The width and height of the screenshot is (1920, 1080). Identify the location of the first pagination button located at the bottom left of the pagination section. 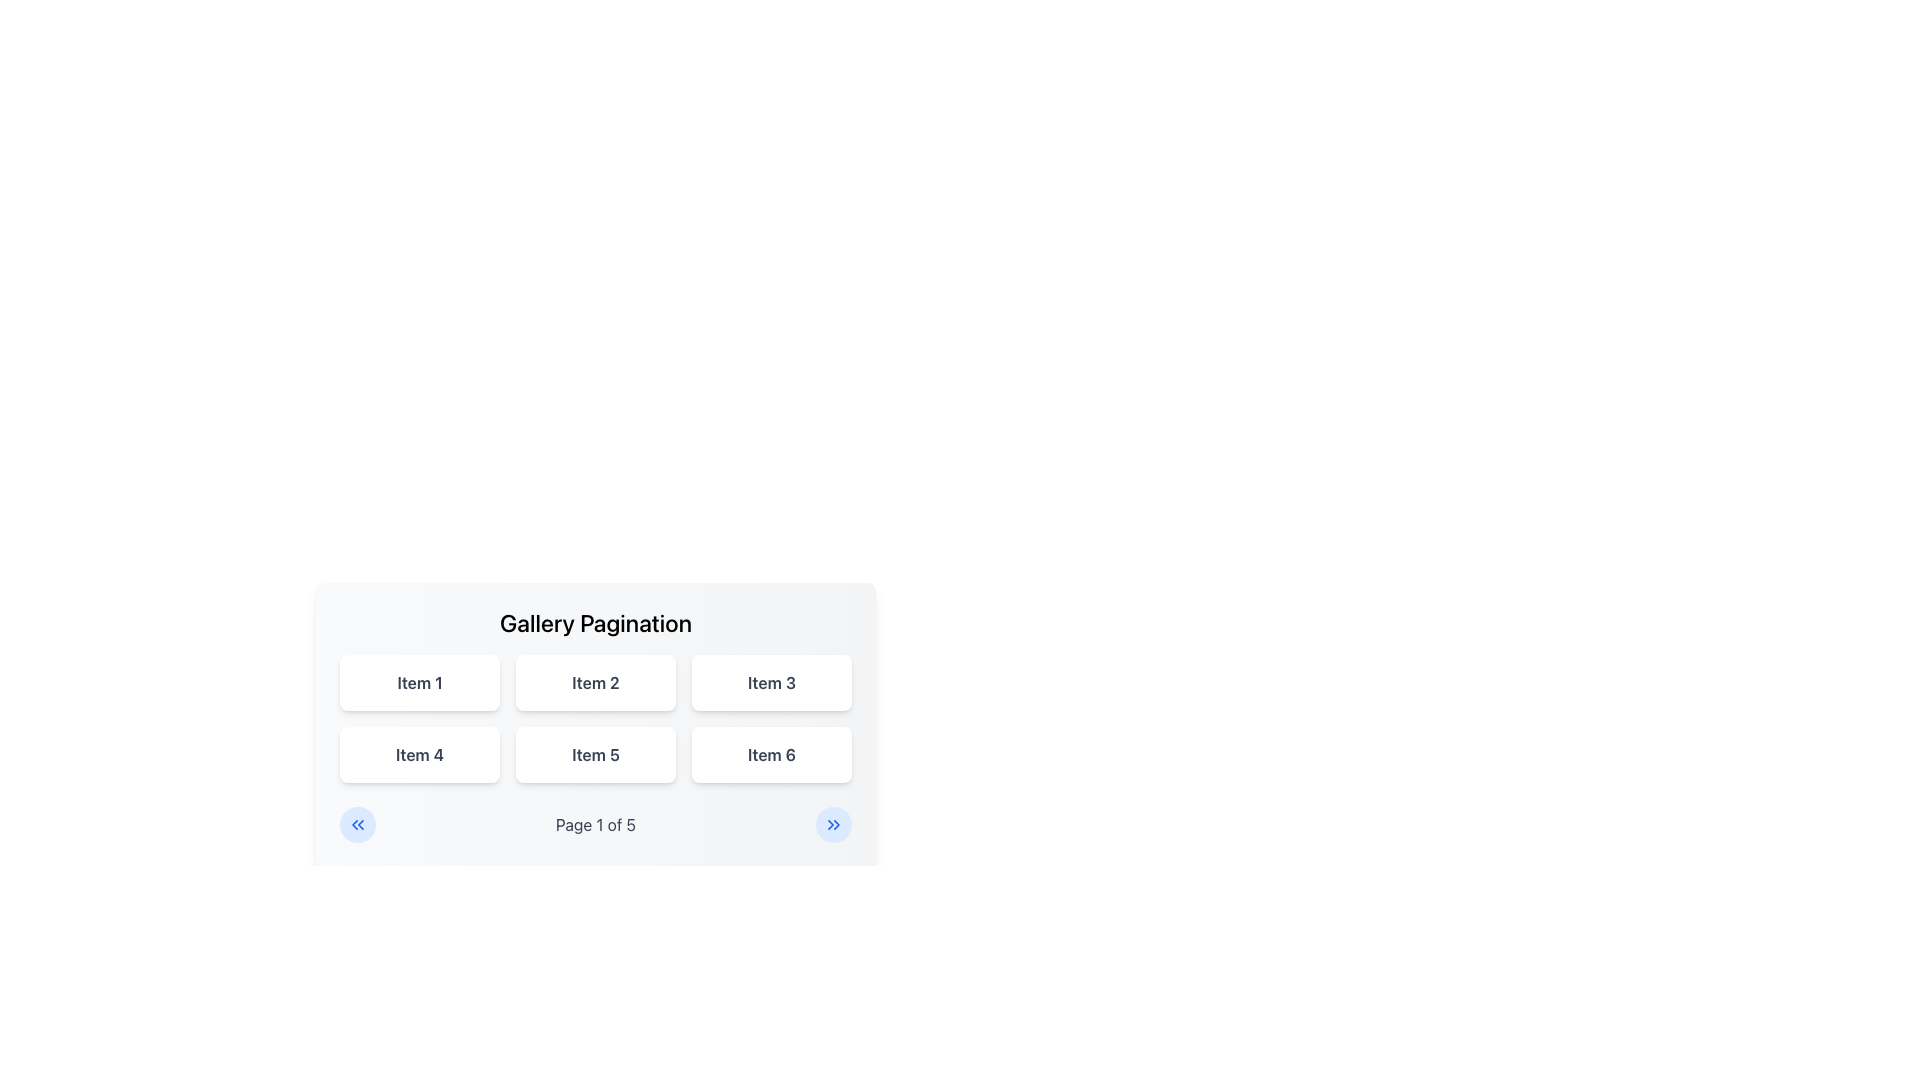
(358, 825).